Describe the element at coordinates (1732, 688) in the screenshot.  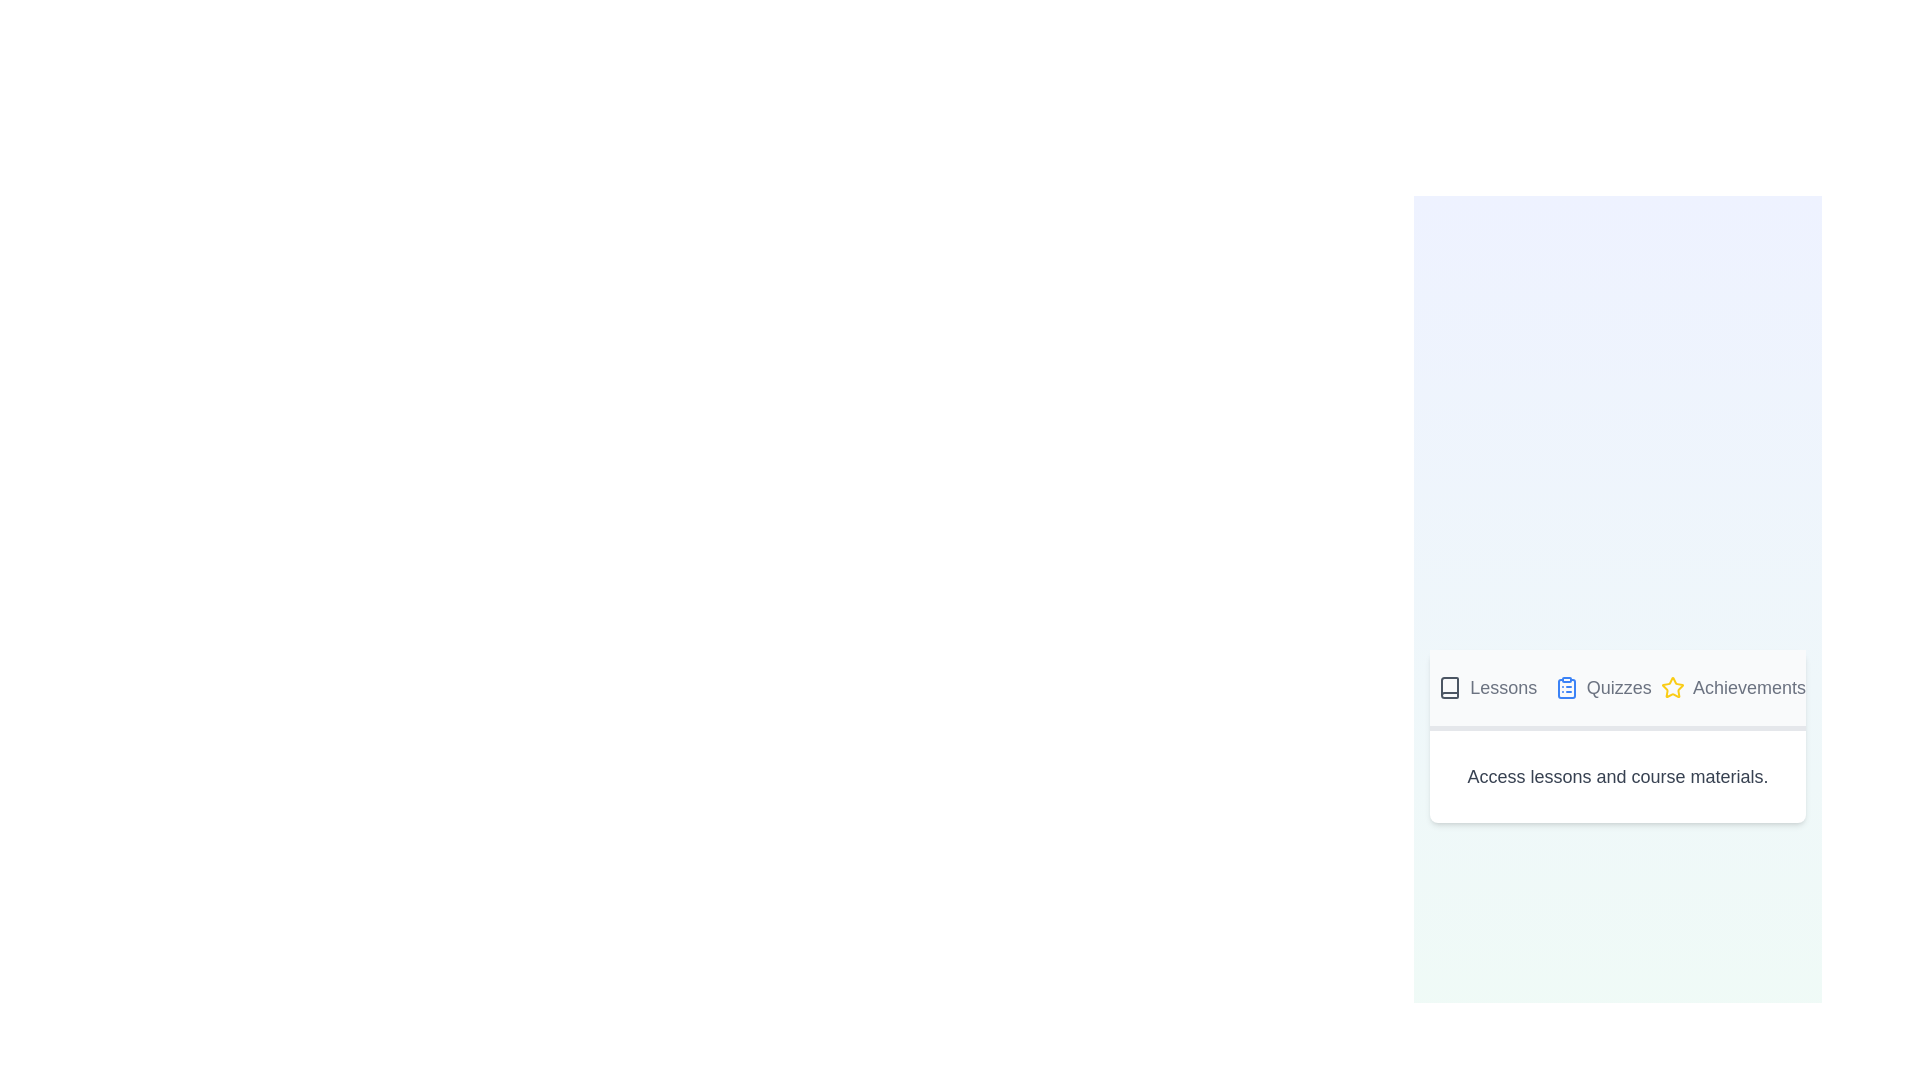
I see `the Achievements tab by clicking on it` at that location.